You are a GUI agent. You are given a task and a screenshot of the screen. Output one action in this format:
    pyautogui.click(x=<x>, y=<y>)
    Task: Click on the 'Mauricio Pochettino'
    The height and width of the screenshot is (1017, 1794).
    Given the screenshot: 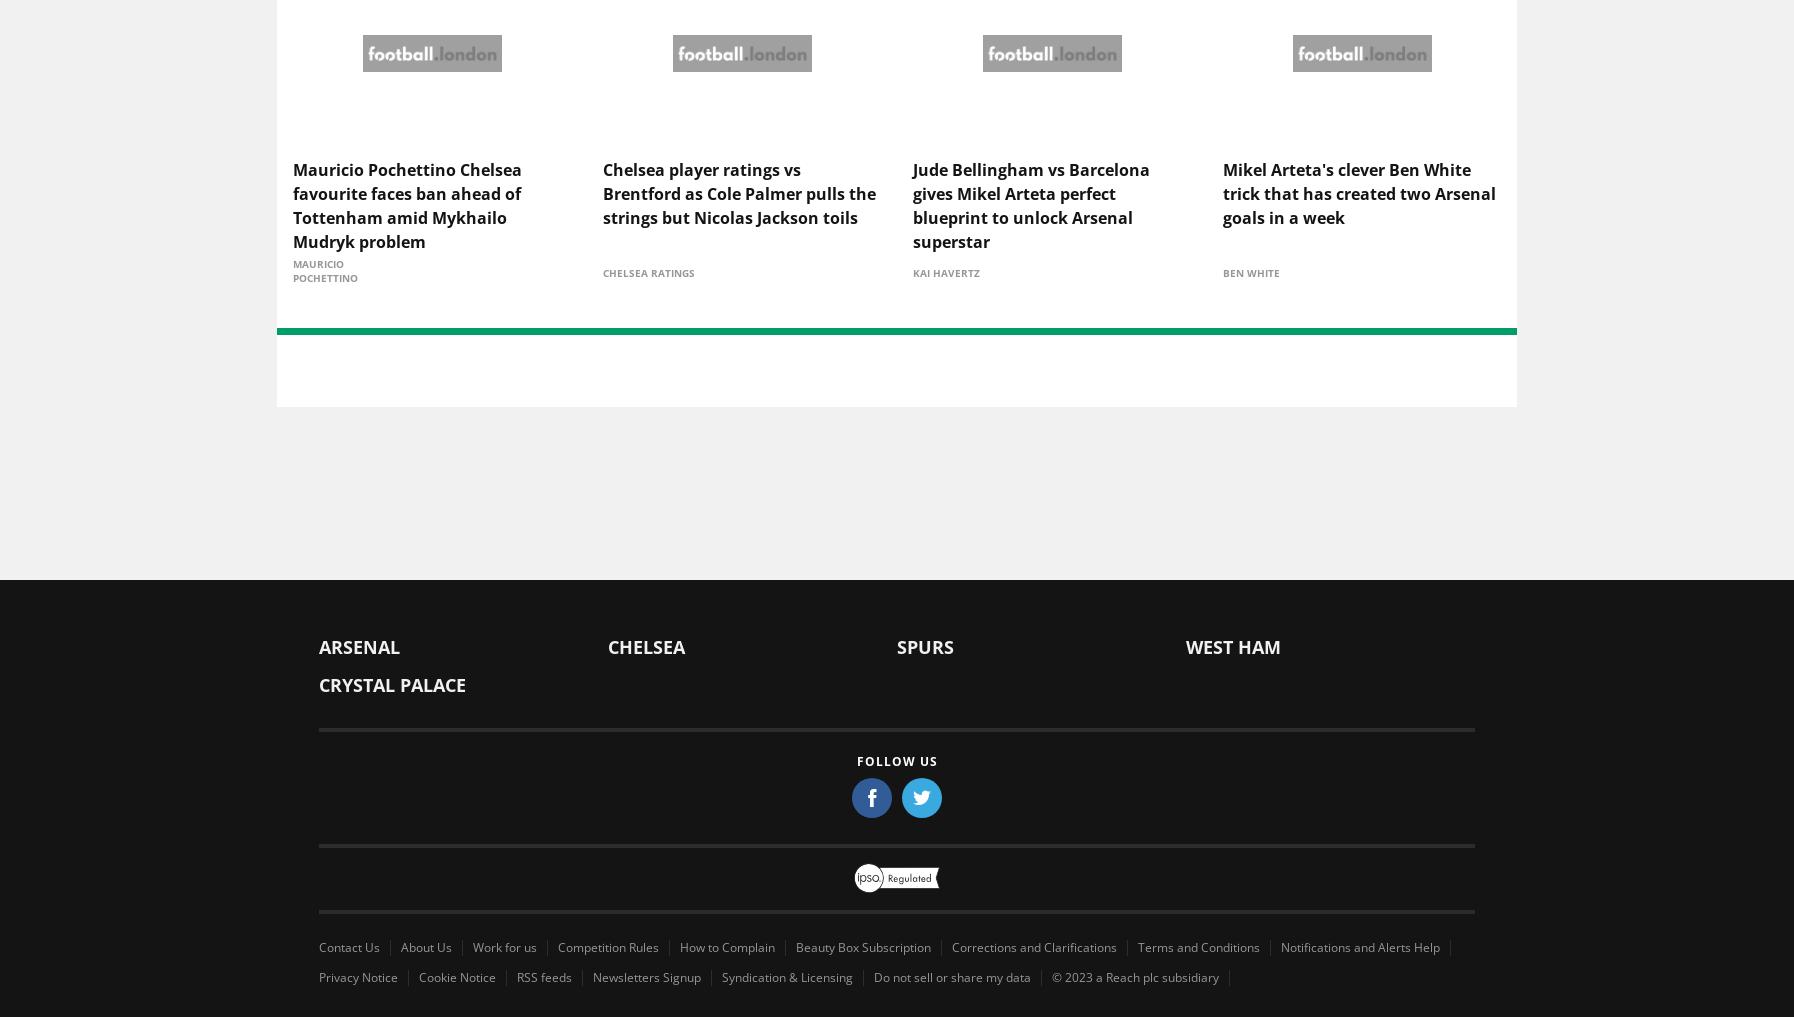 What is the action you would take?
    pyautogui.click(x=324, y=271)
    